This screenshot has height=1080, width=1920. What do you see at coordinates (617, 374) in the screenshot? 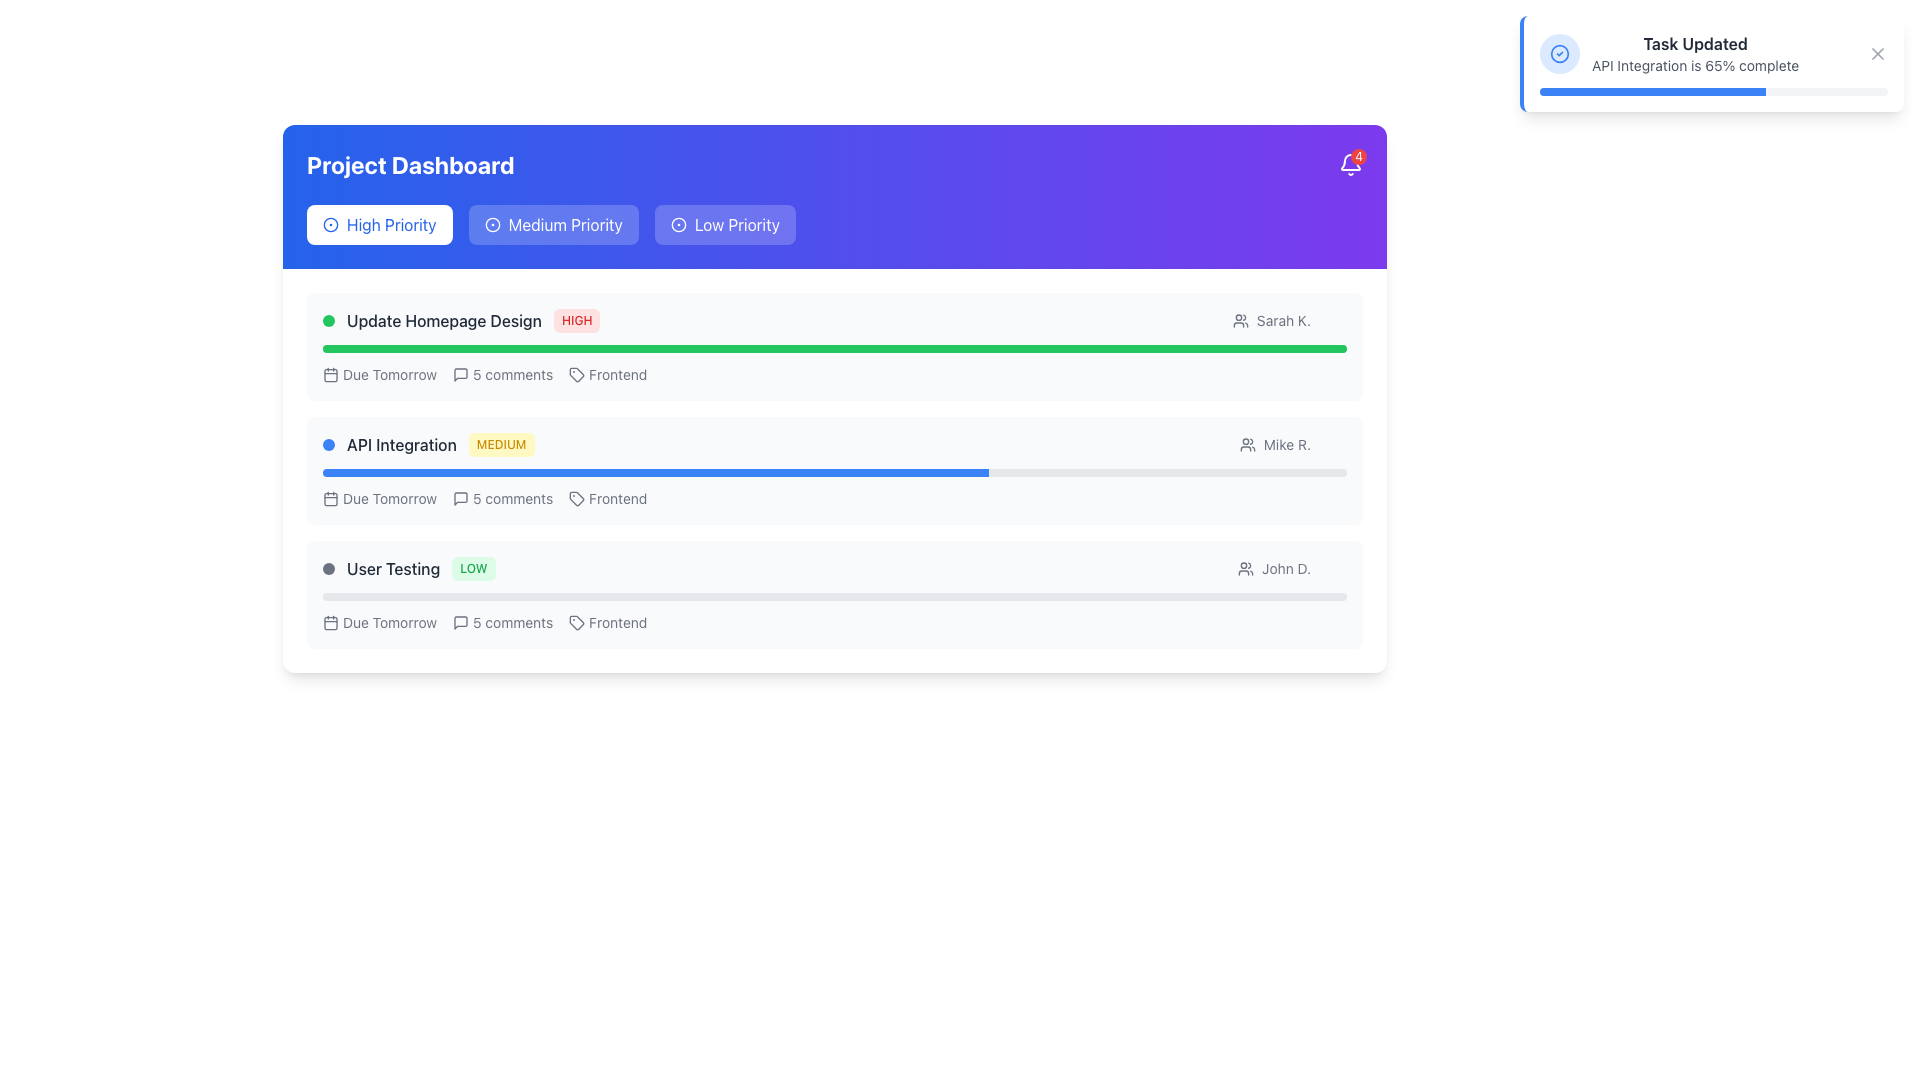
I see `the text element 'Frontend' located next to the tag icon in the 'Update Homepage Design' section` at bounding box center [617, 374].